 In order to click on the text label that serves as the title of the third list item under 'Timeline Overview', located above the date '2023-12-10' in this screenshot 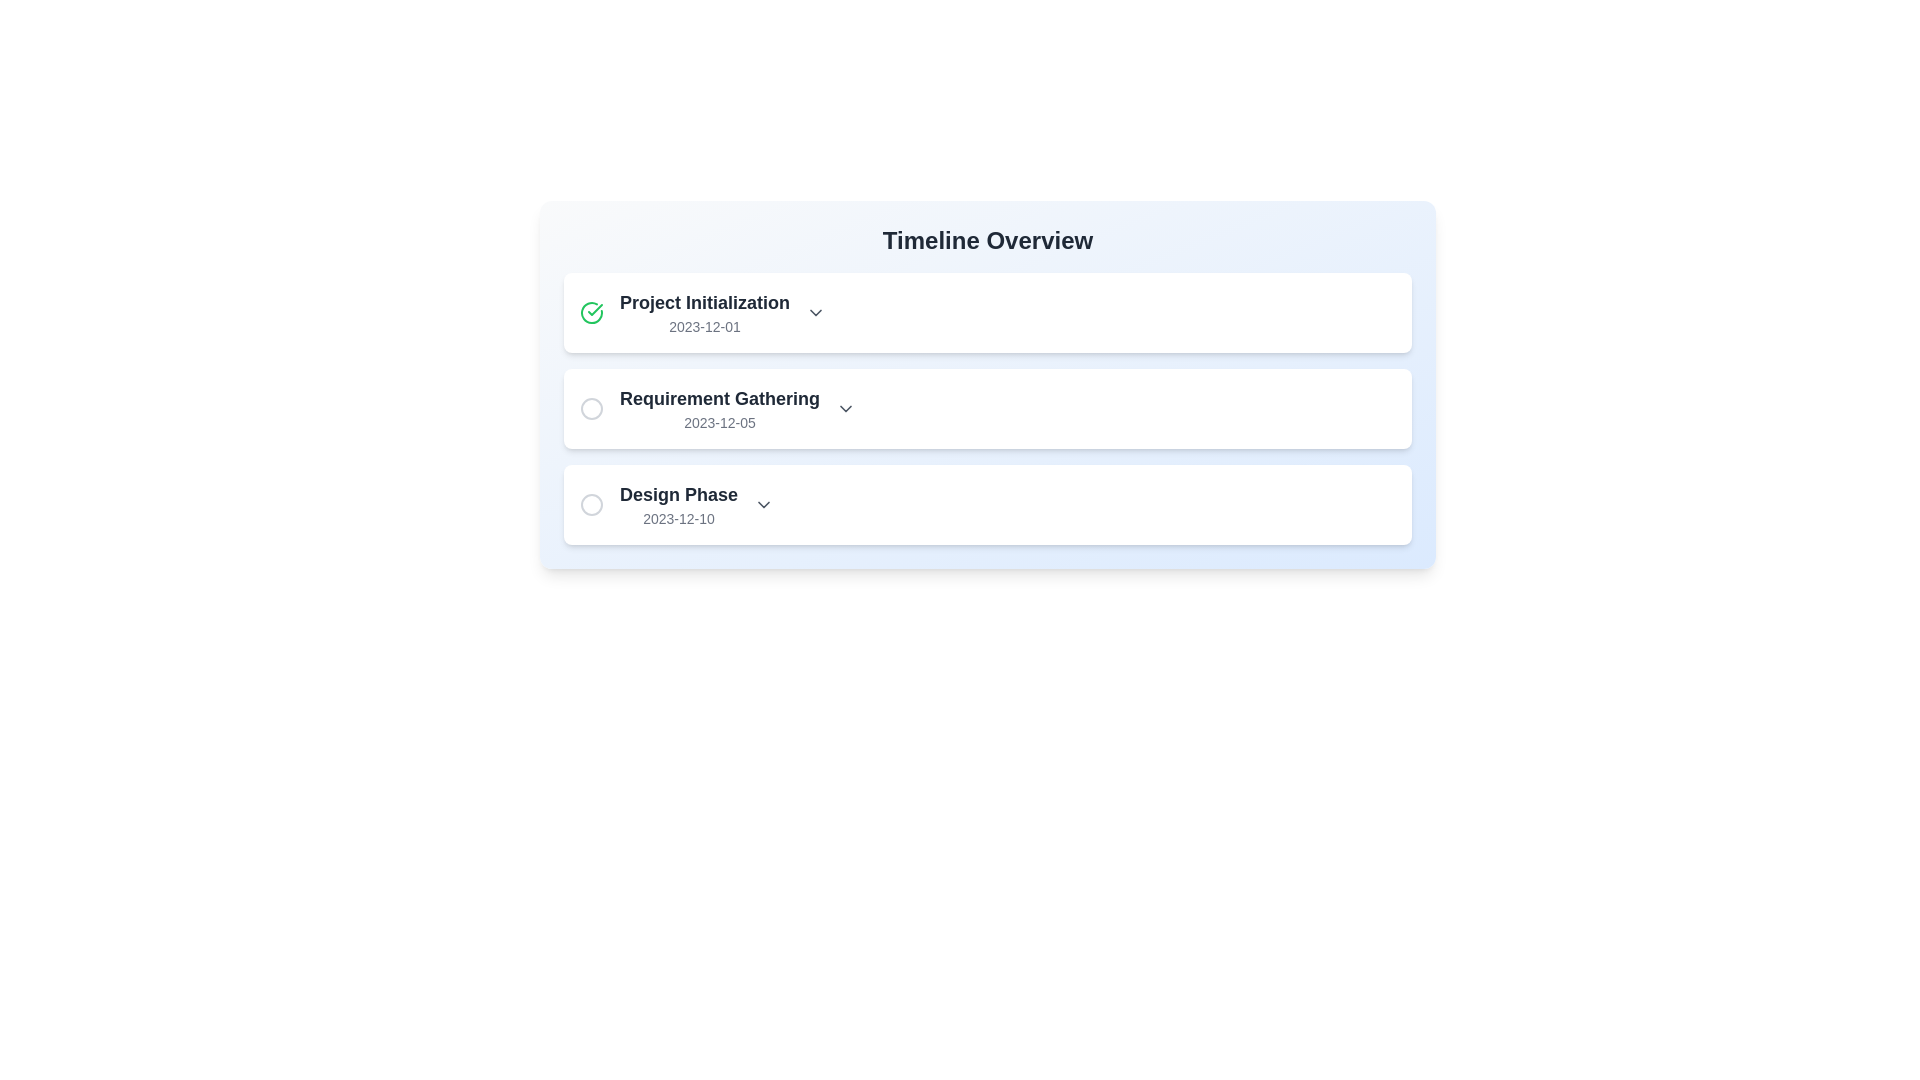, I will do `click(679, 494)`.